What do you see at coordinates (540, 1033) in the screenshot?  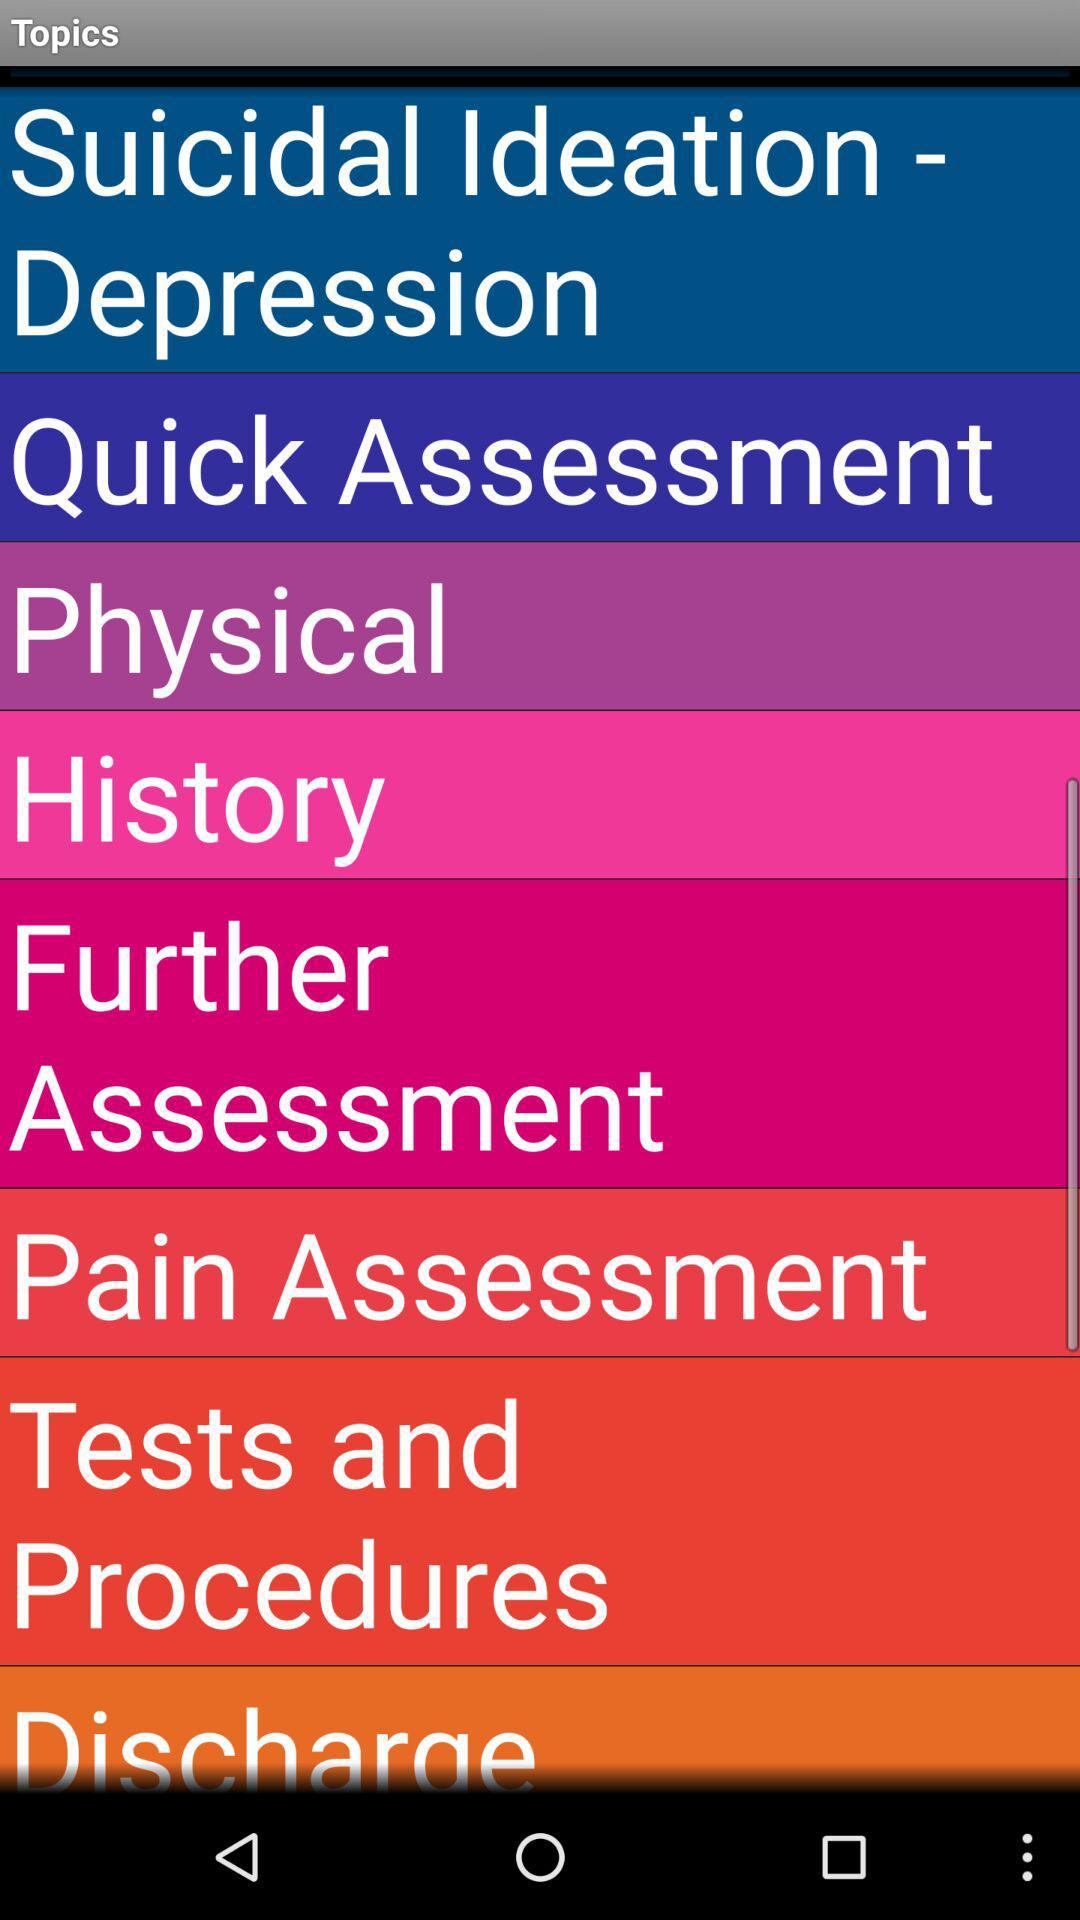 I see `app below history icon` at bounding box center [540, 1033].